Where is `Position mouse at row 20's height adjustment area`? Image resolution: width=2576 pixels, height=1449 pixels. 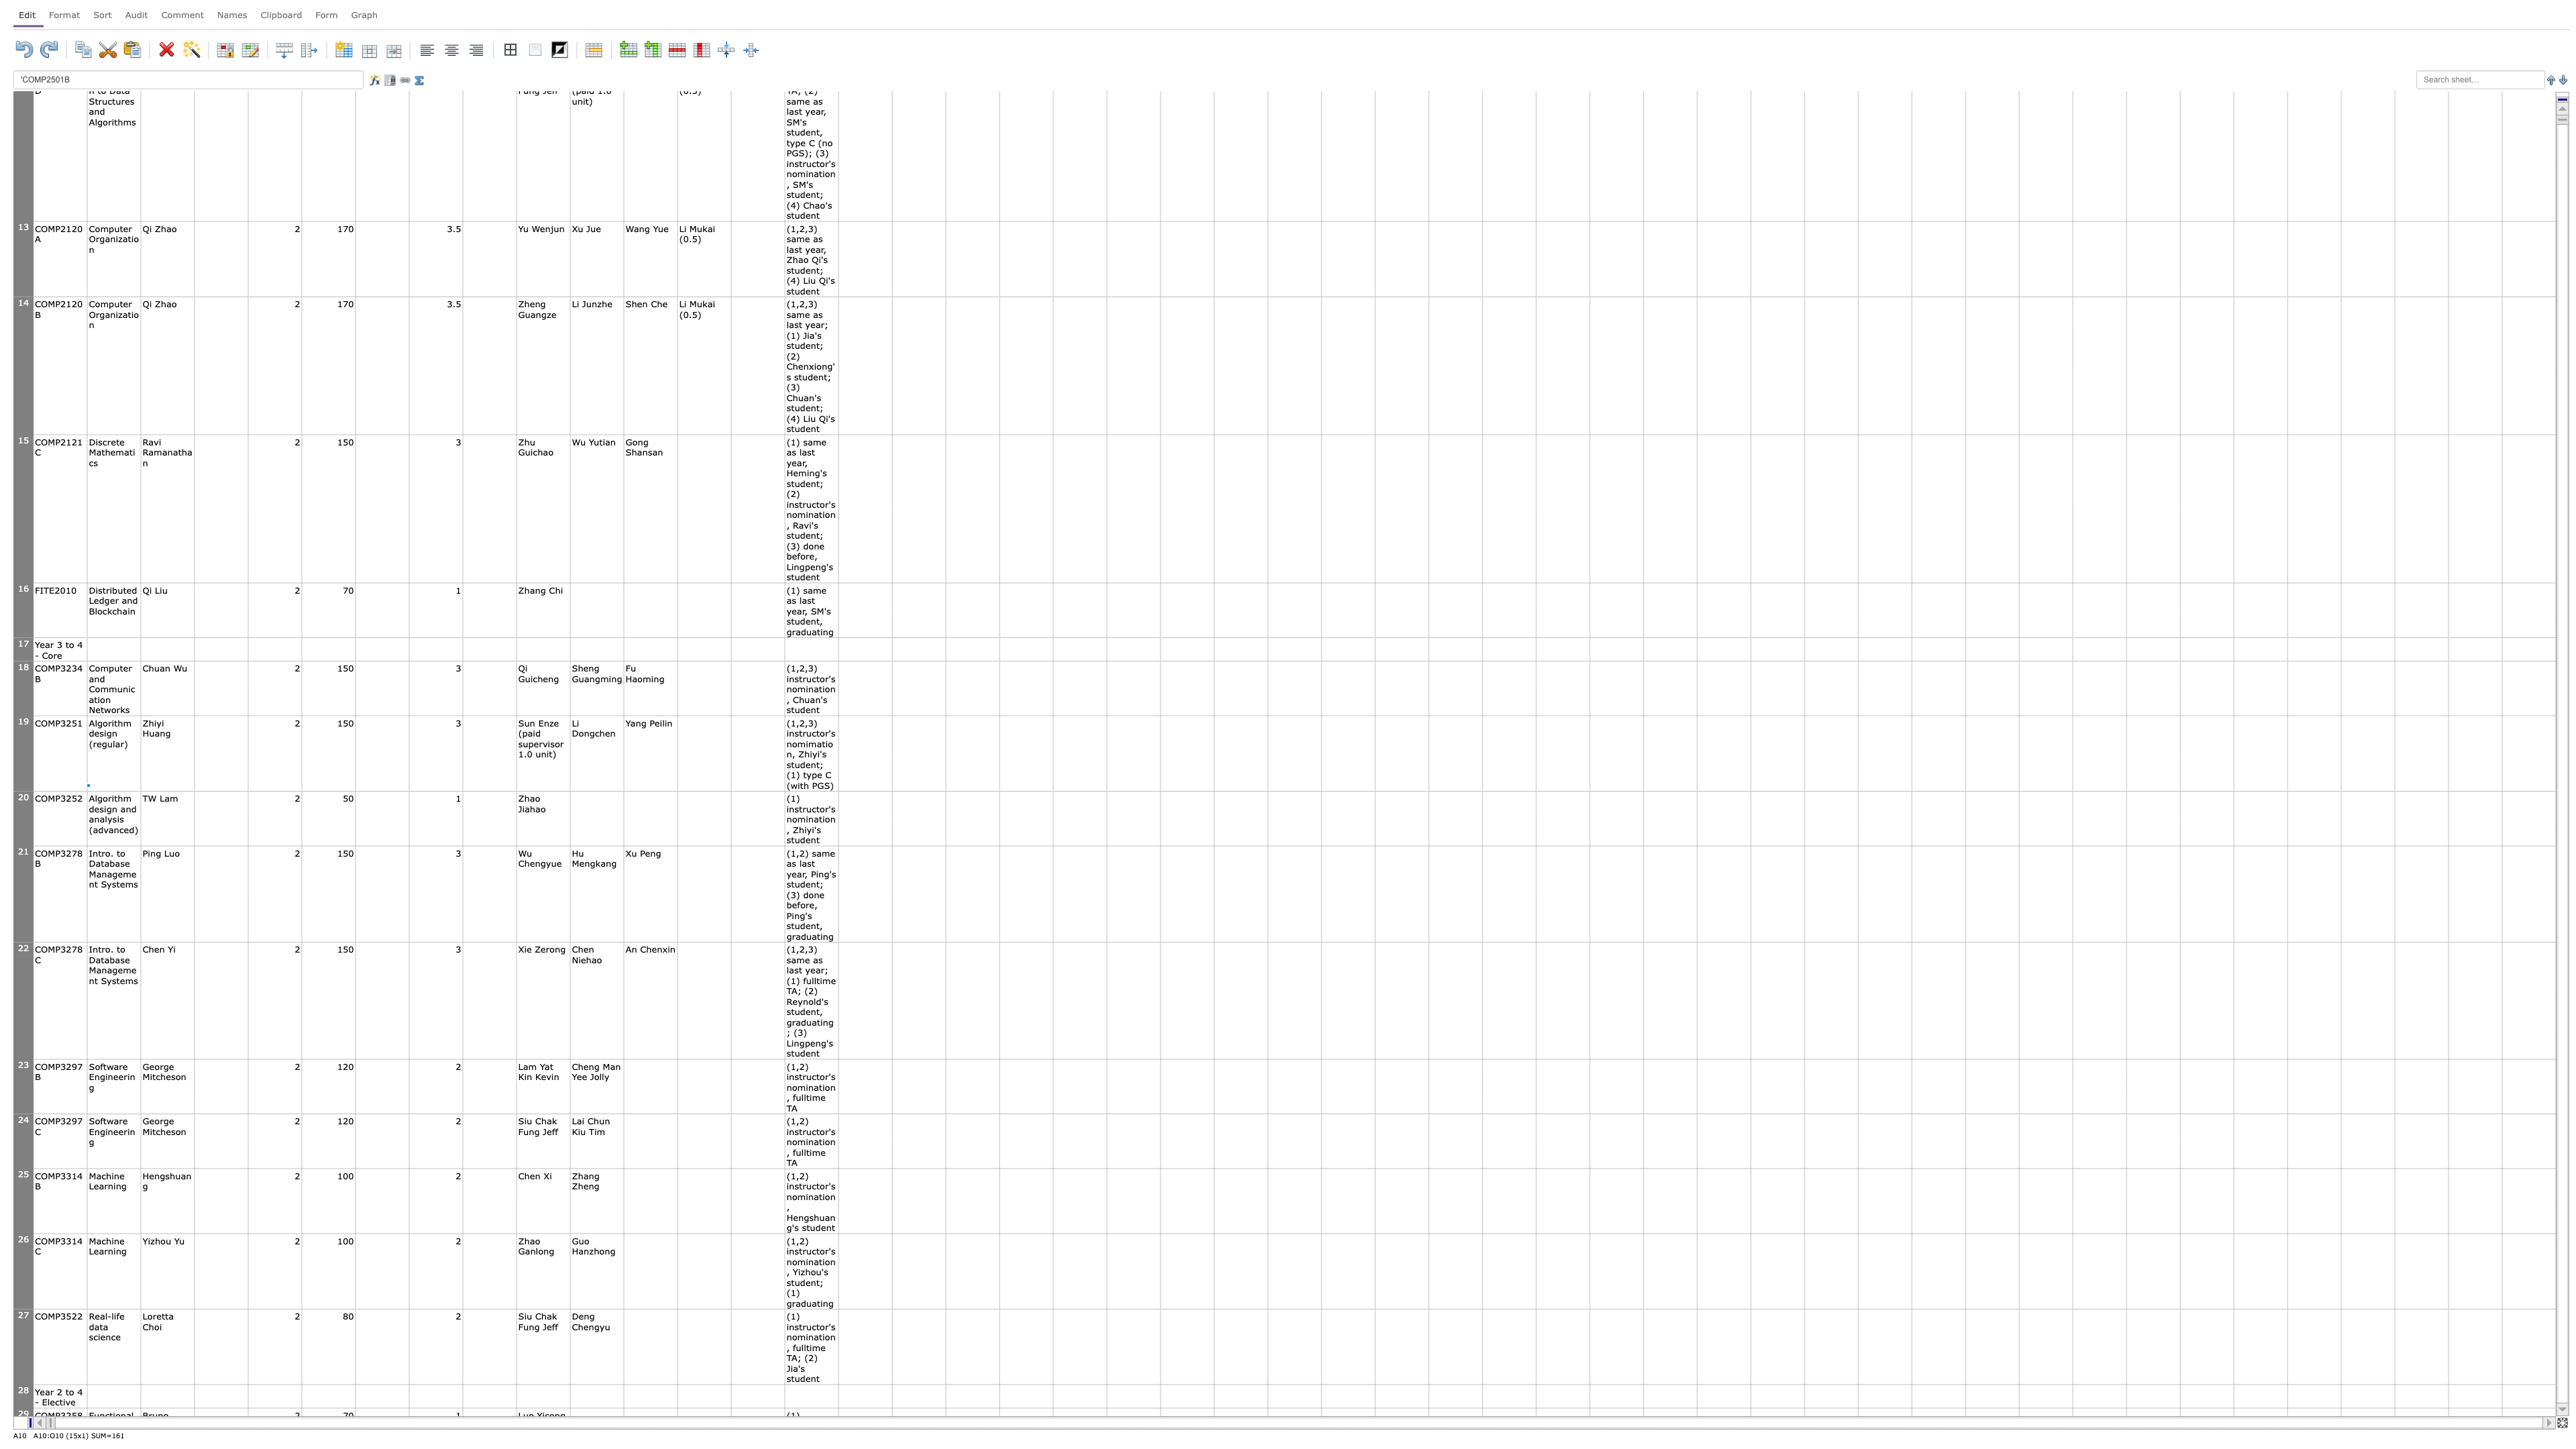
Position mouse at row 20's height adjustment area is located at coordinates (23, 846).